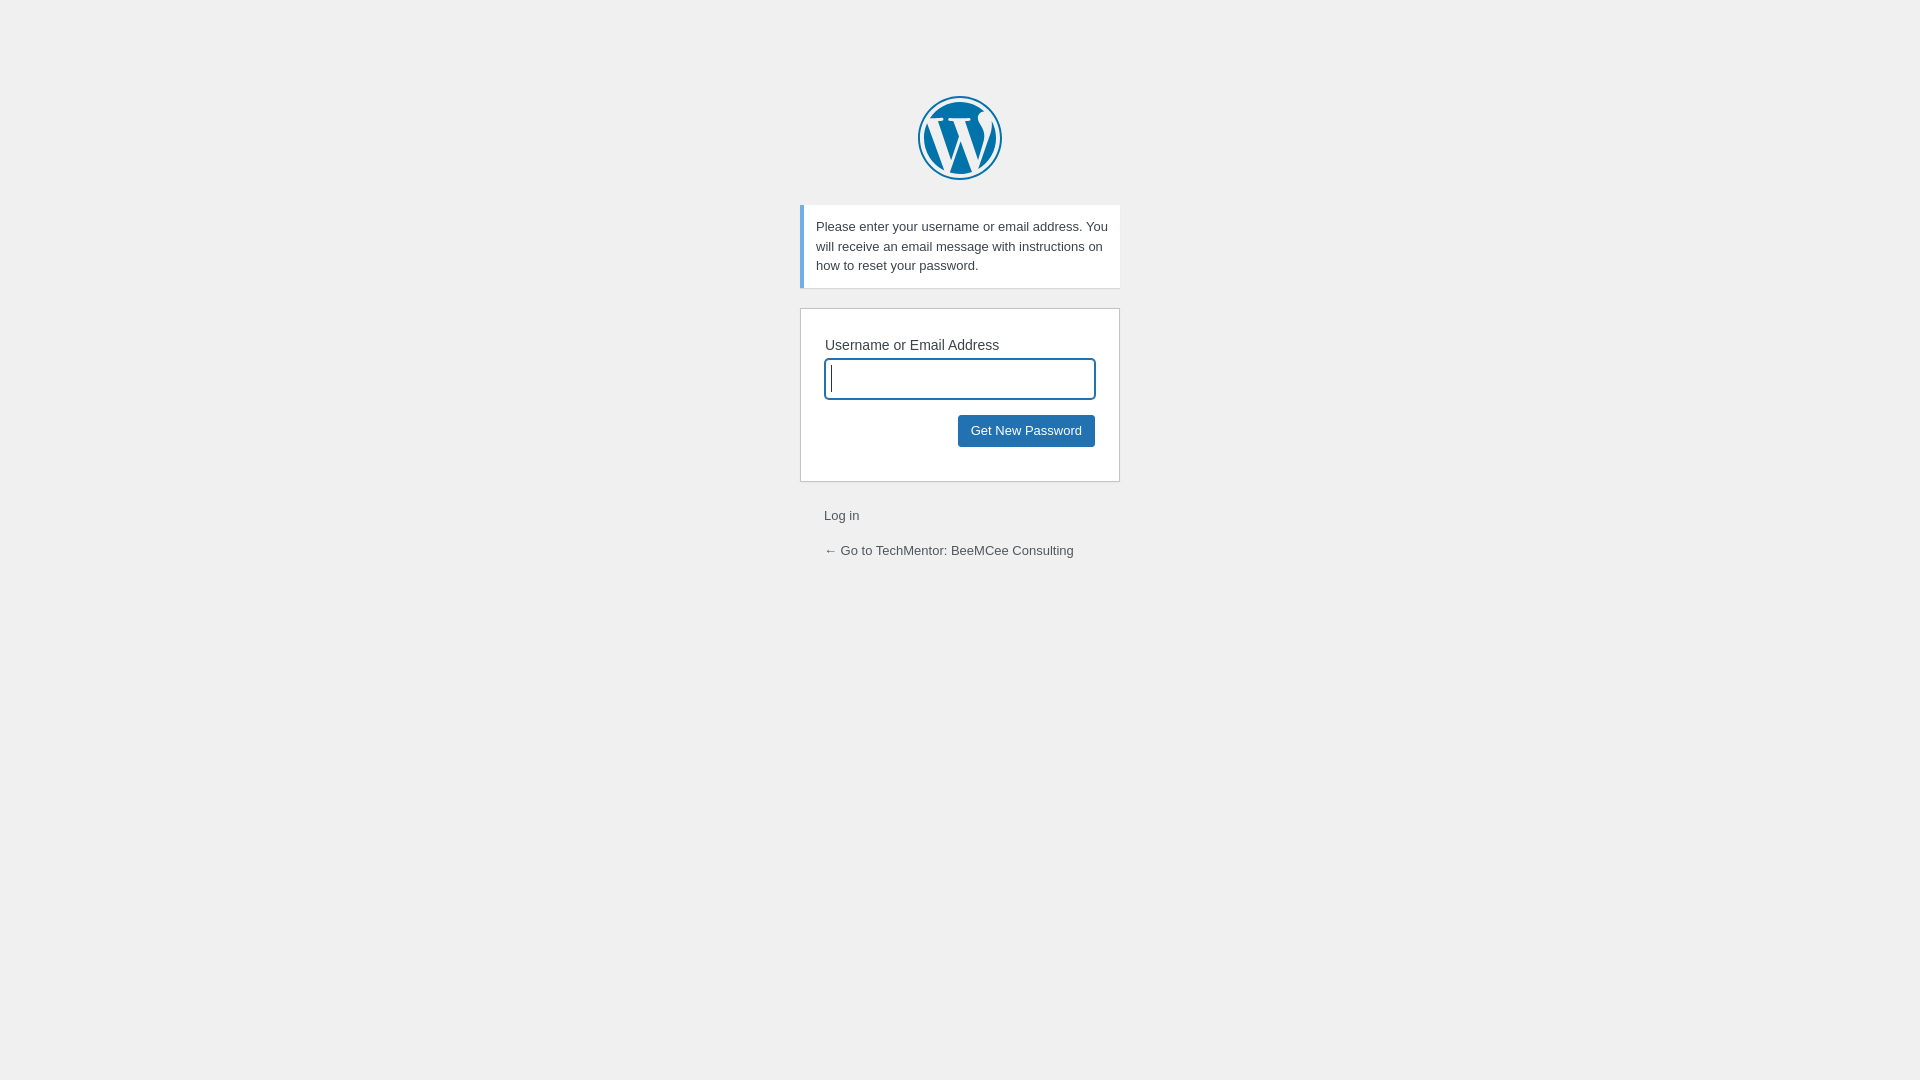  What do you see at coordinates (841, 514) in the screenshot?
I see `'Log in'` at bounding box center [841, 514].